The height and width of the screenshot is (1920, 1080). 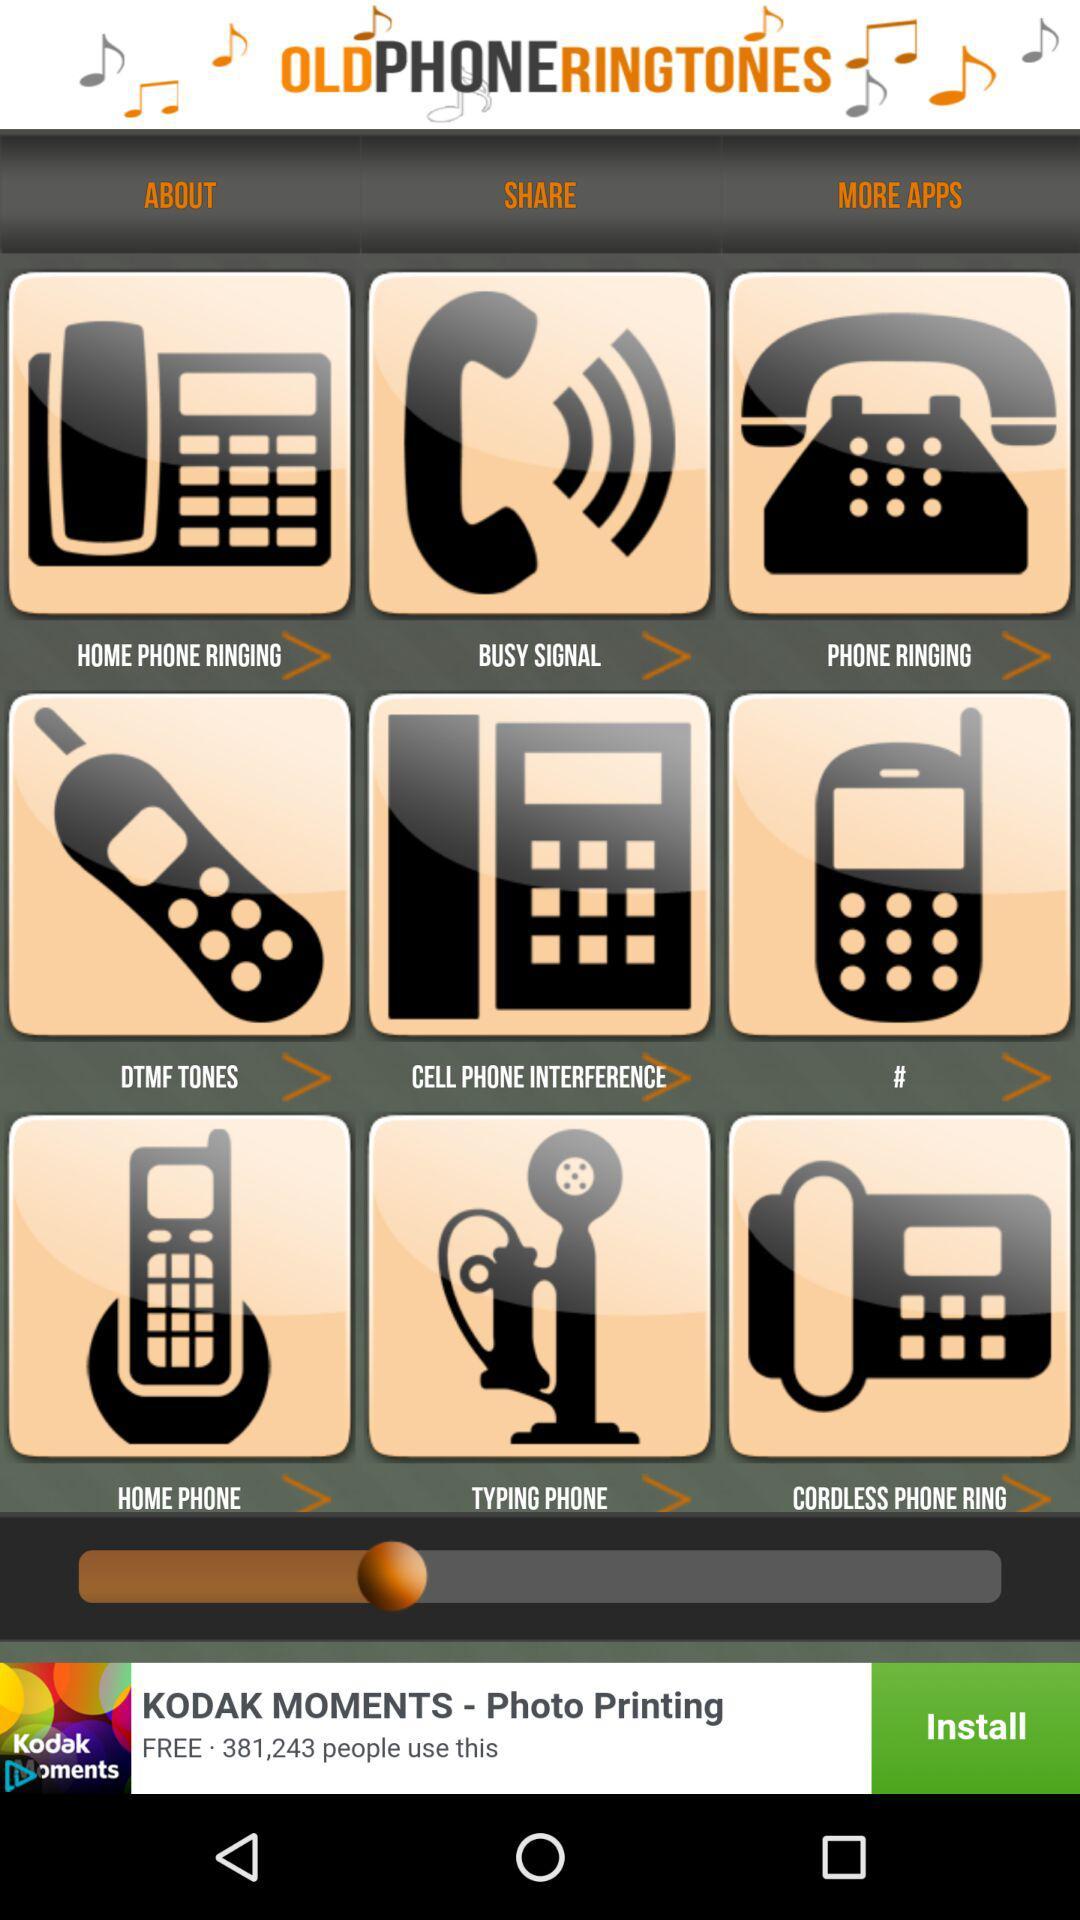 I want to click on open the ringtone menu, so click(x=178, y=865).